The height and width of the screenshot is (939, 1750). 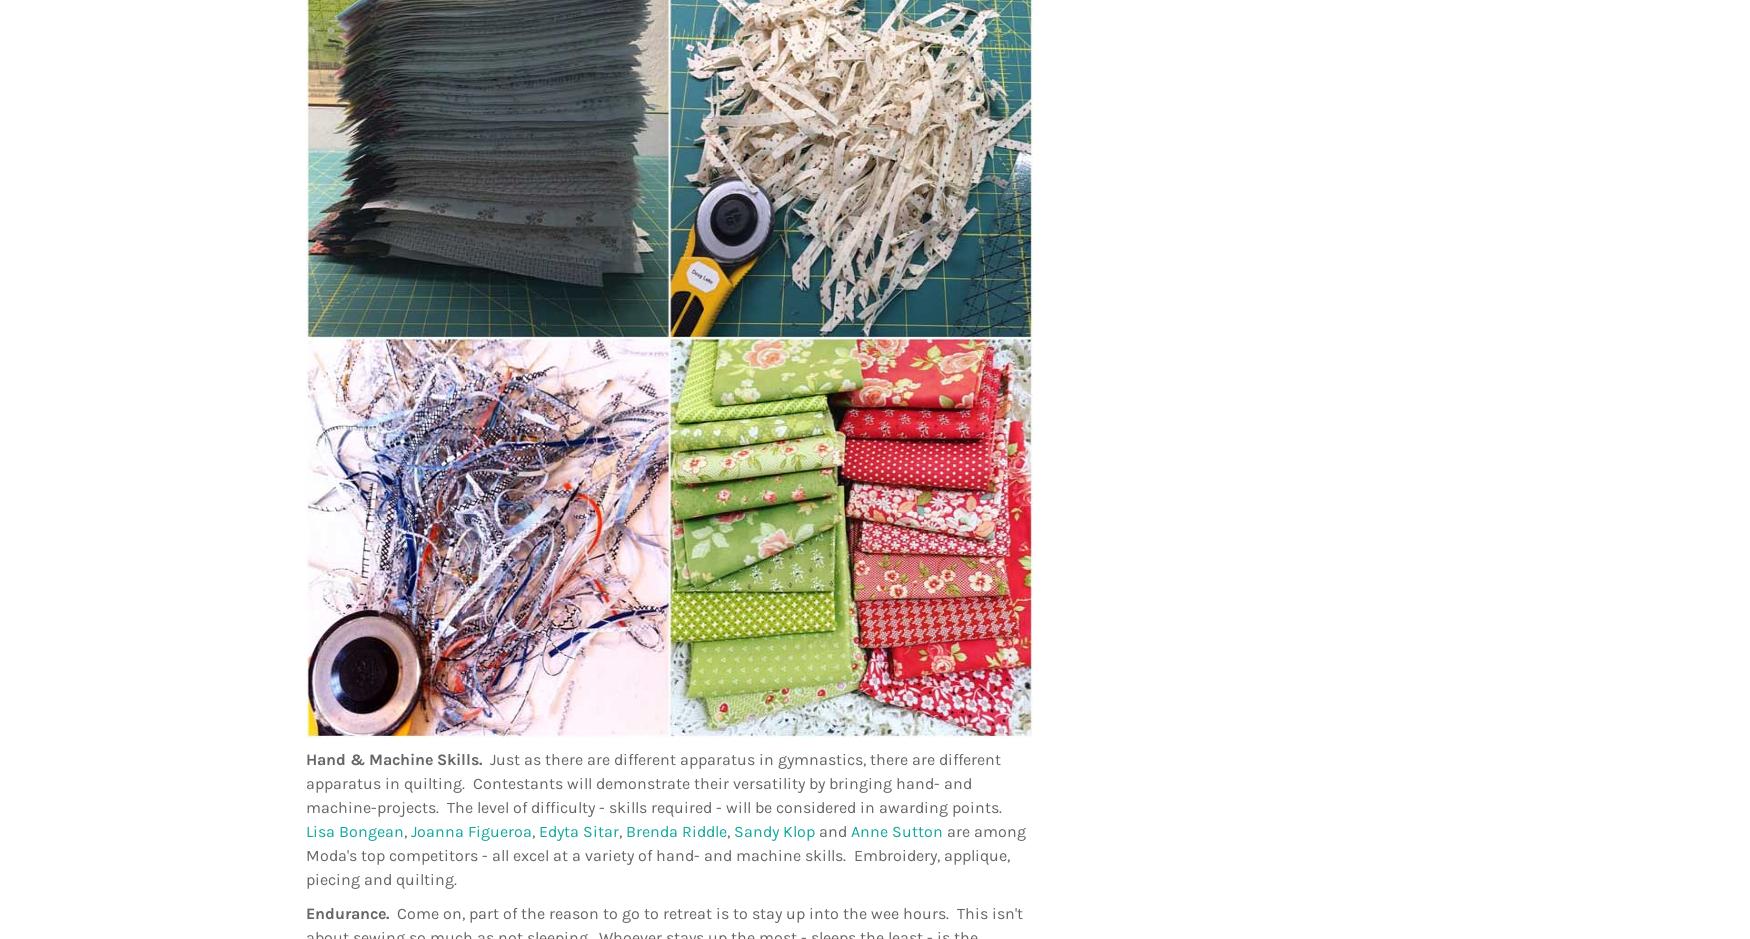 I want to click on 'Sandy Klop', so click(x=773, y=831).